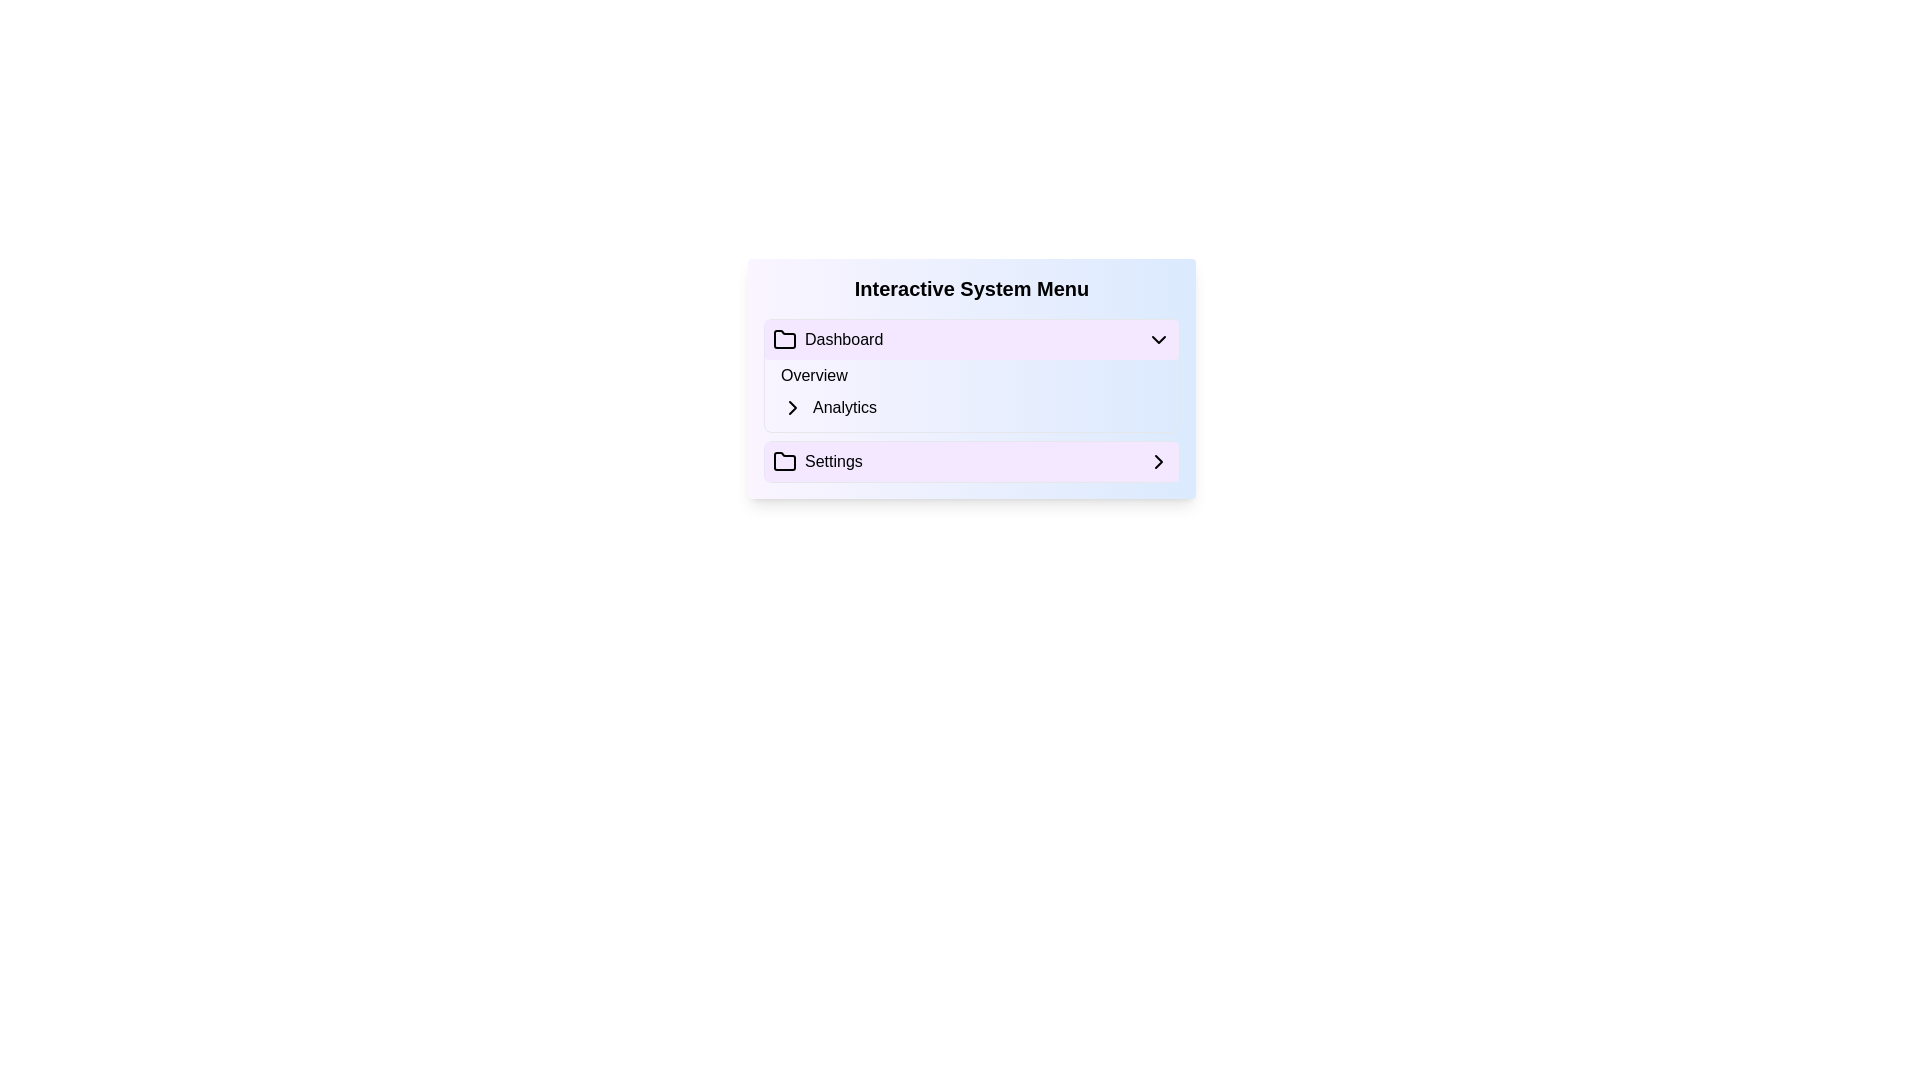 The height and width of the screenshot is (1080, 1920). Describe the element at coordinates (814, 375) in the screenshot. I see `the 'Overview' text label in the vertical menu` at that location.